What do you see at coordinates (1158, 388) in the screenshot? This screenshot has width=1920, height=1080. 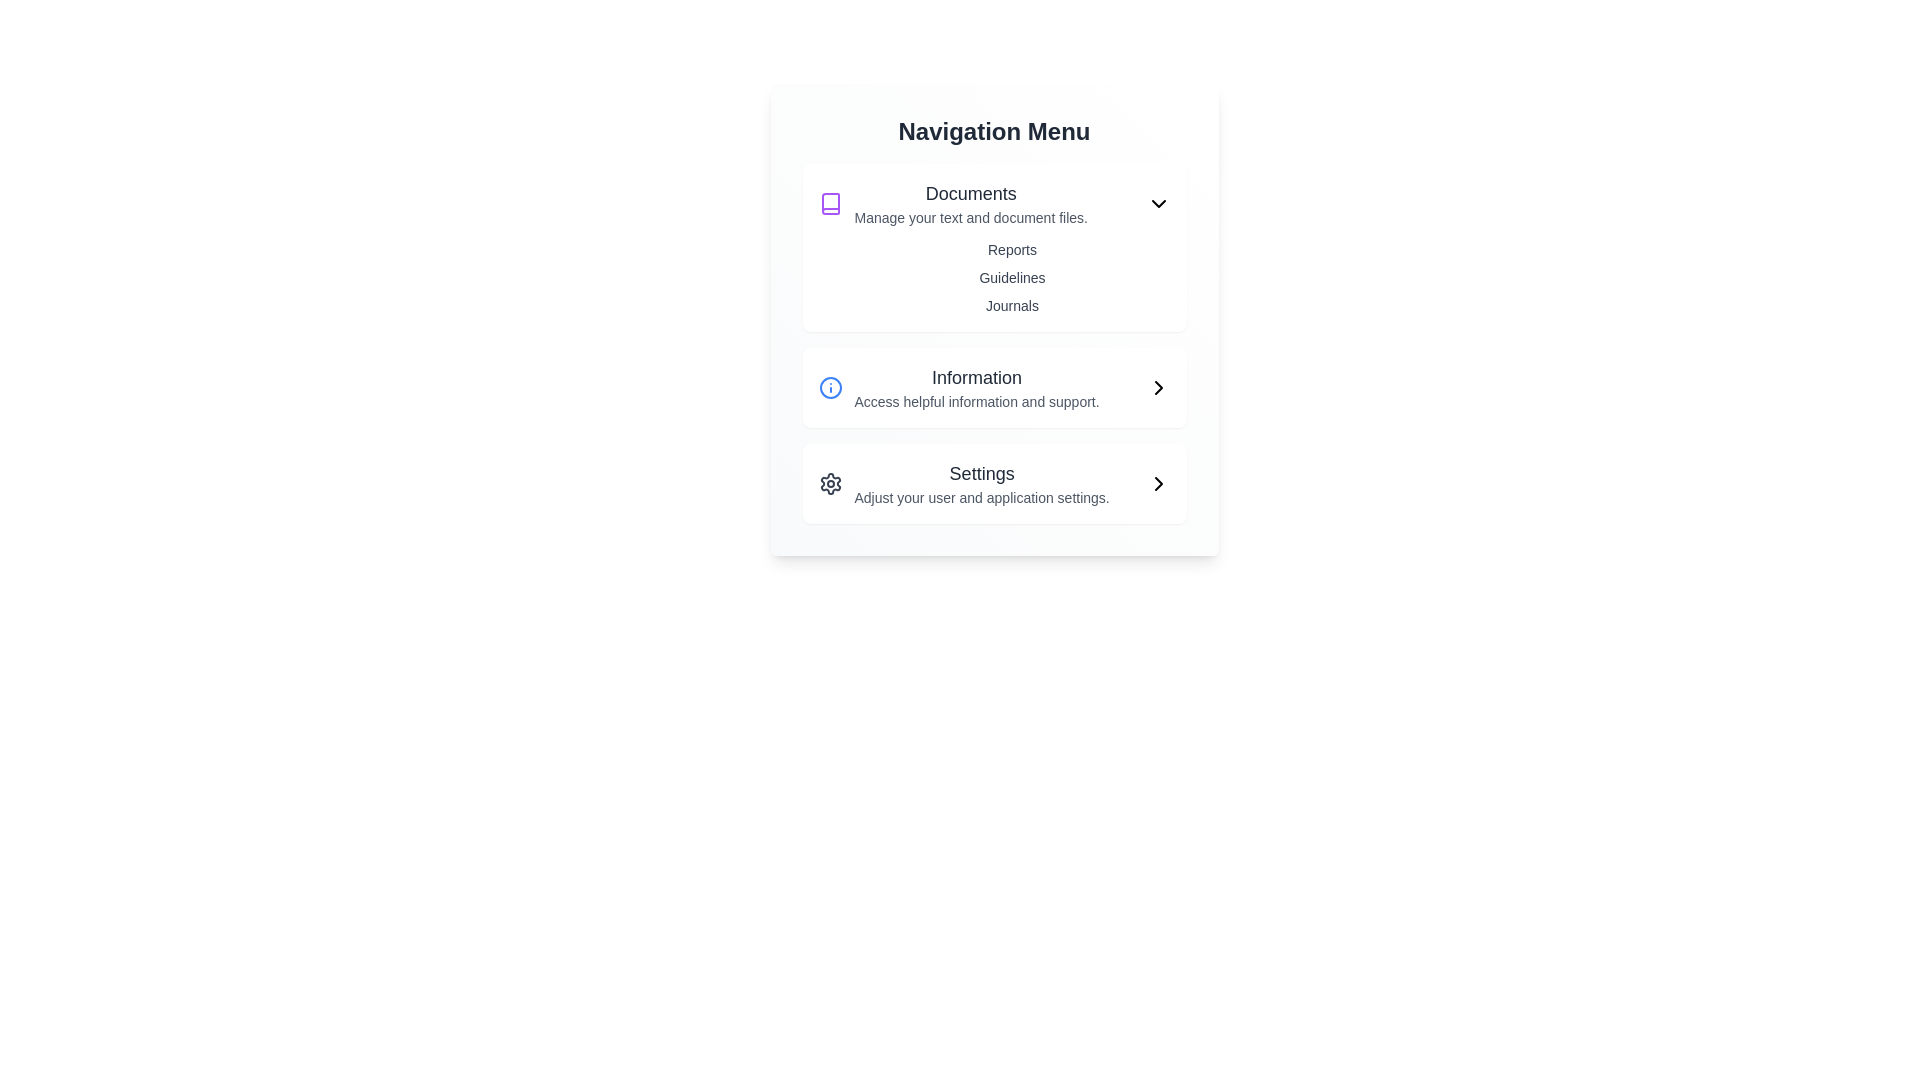 I see `the Chevron icon indicating expandable content in the 'Information' section of the navigation menu, located between 'Documents' and 'Settings'` at bounding box center [1158, 388].